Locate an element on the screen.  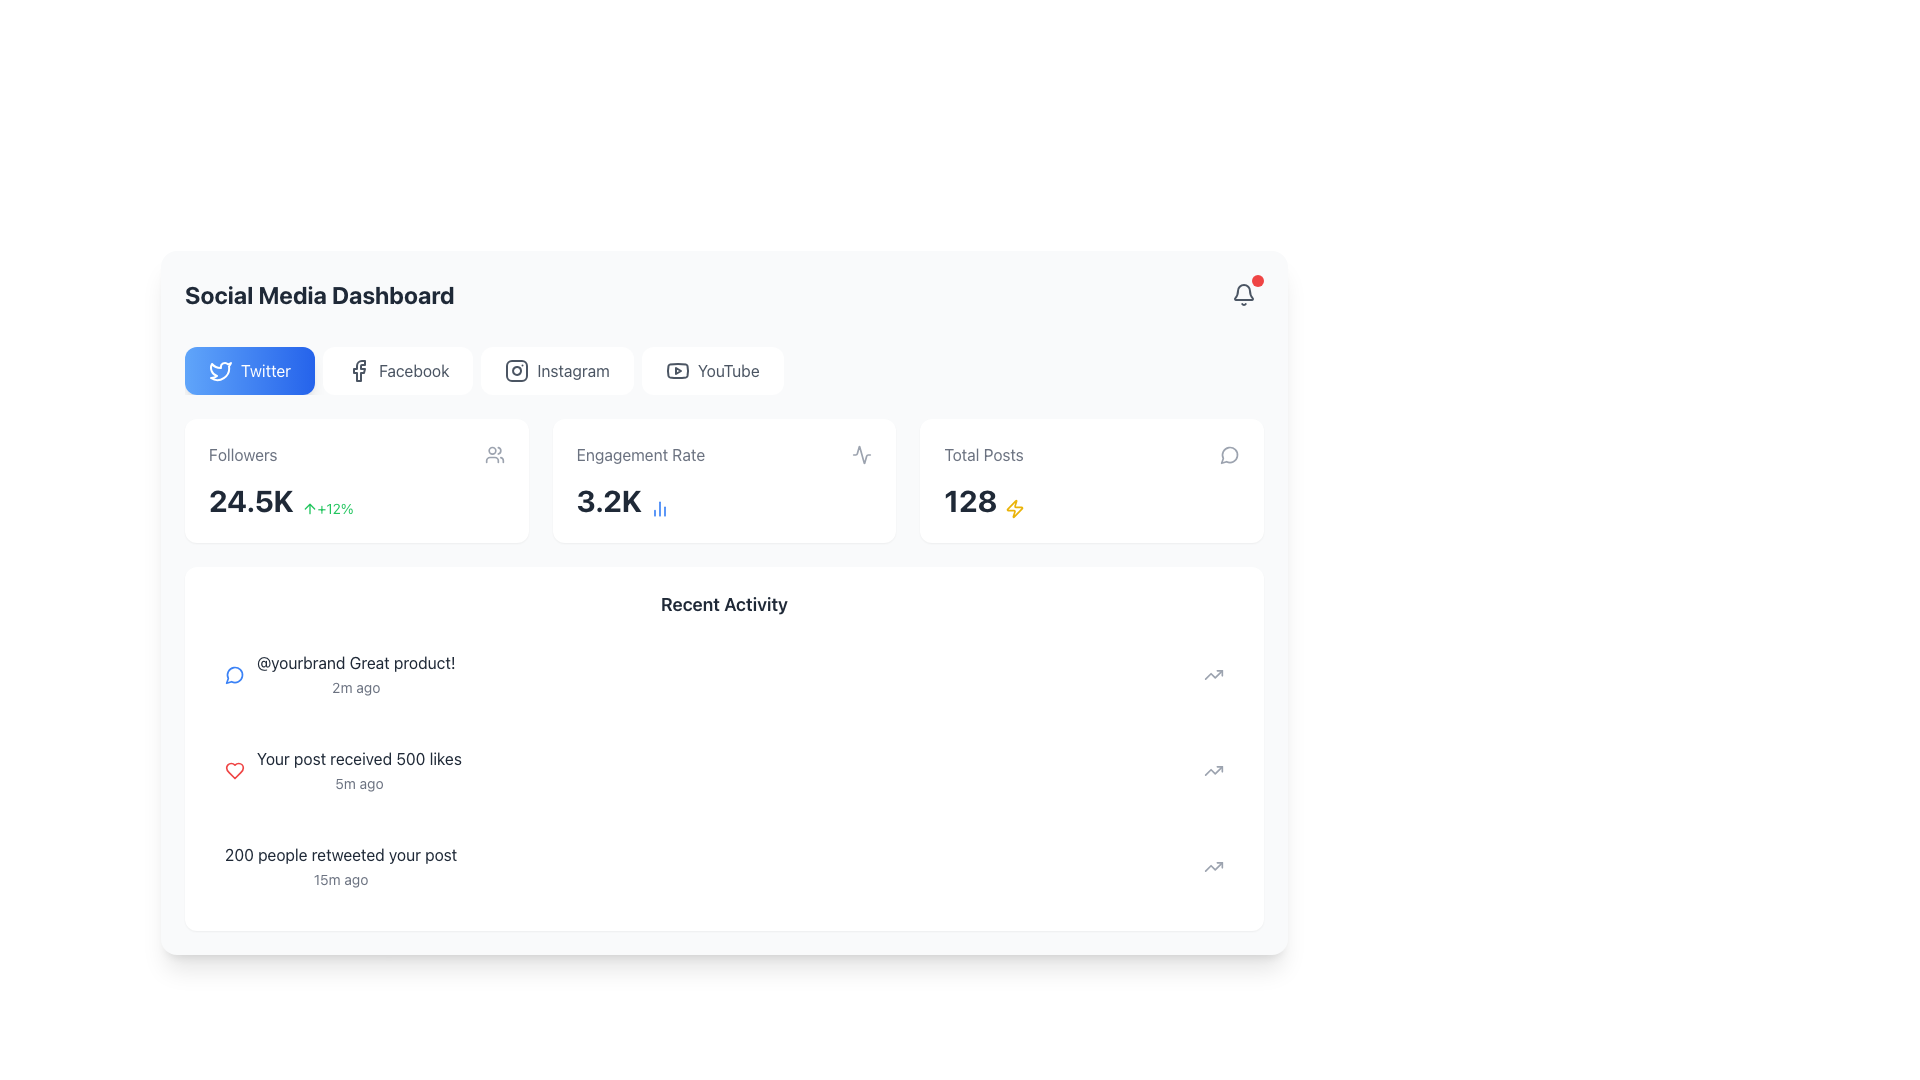
the Instagram button, which features a gray Instagram logo and the text 'Instagram' on a white background, located between the Facebook and YouTube buttons is located at coordinates (557, 370).